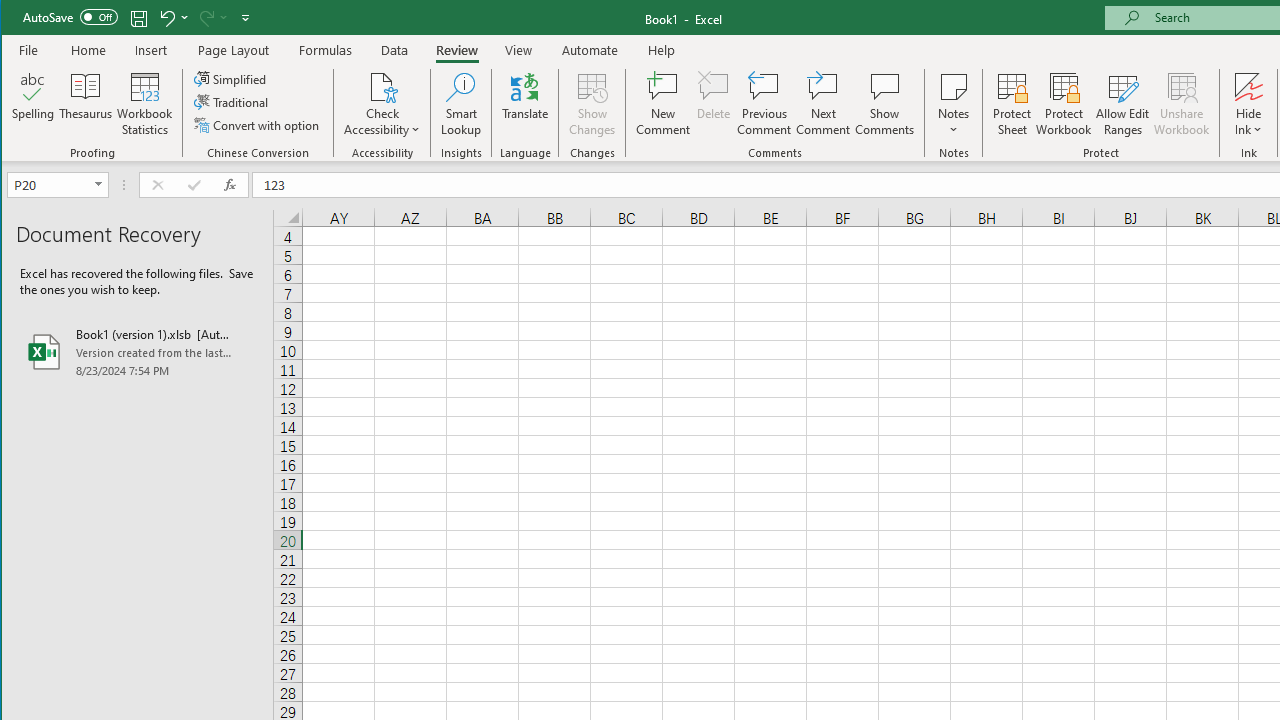 This screenshot has width=1280, height=720. What do you see at coordinates (57, 185) in the screenshot?
I see `'Name Box'` at bounding box center [57, 185].